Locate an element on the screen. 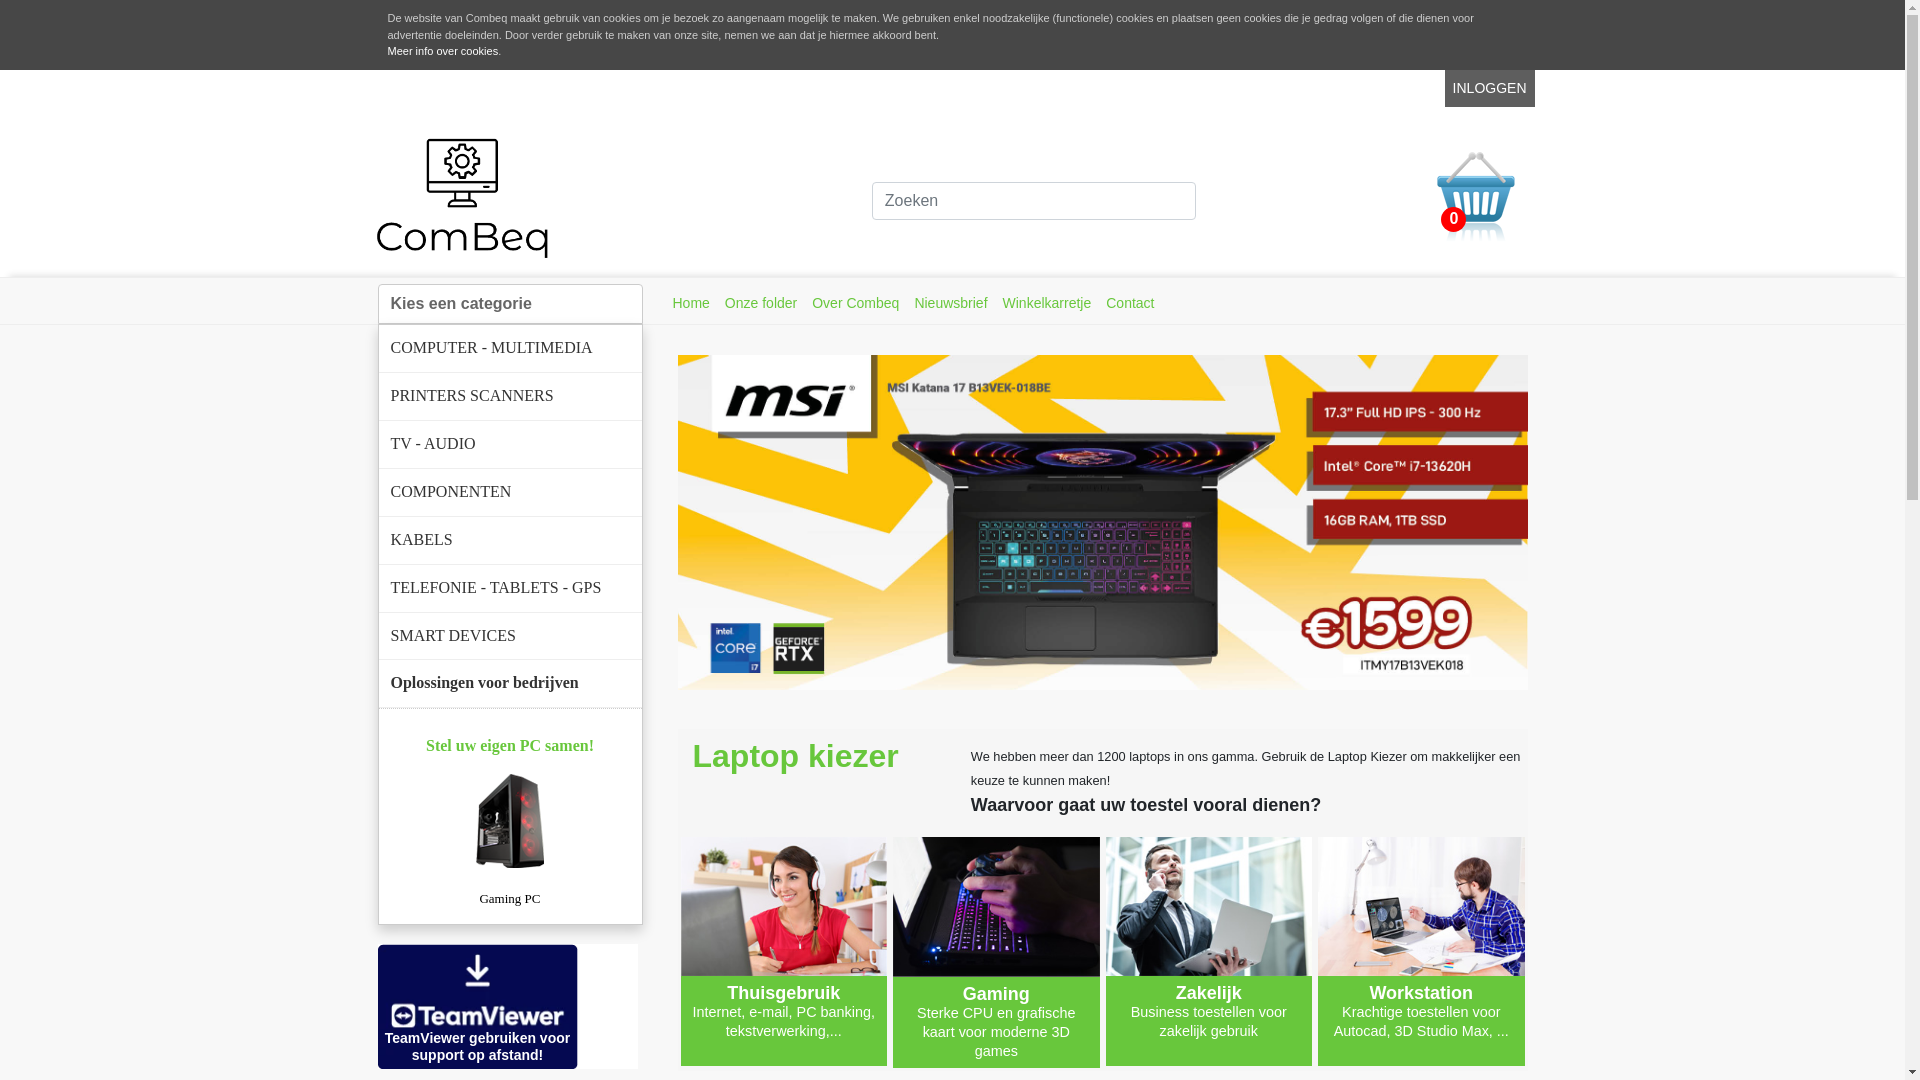 The image size is (1920, 1080). 'Meer info over cookies' is located at coordinates (388, 50).